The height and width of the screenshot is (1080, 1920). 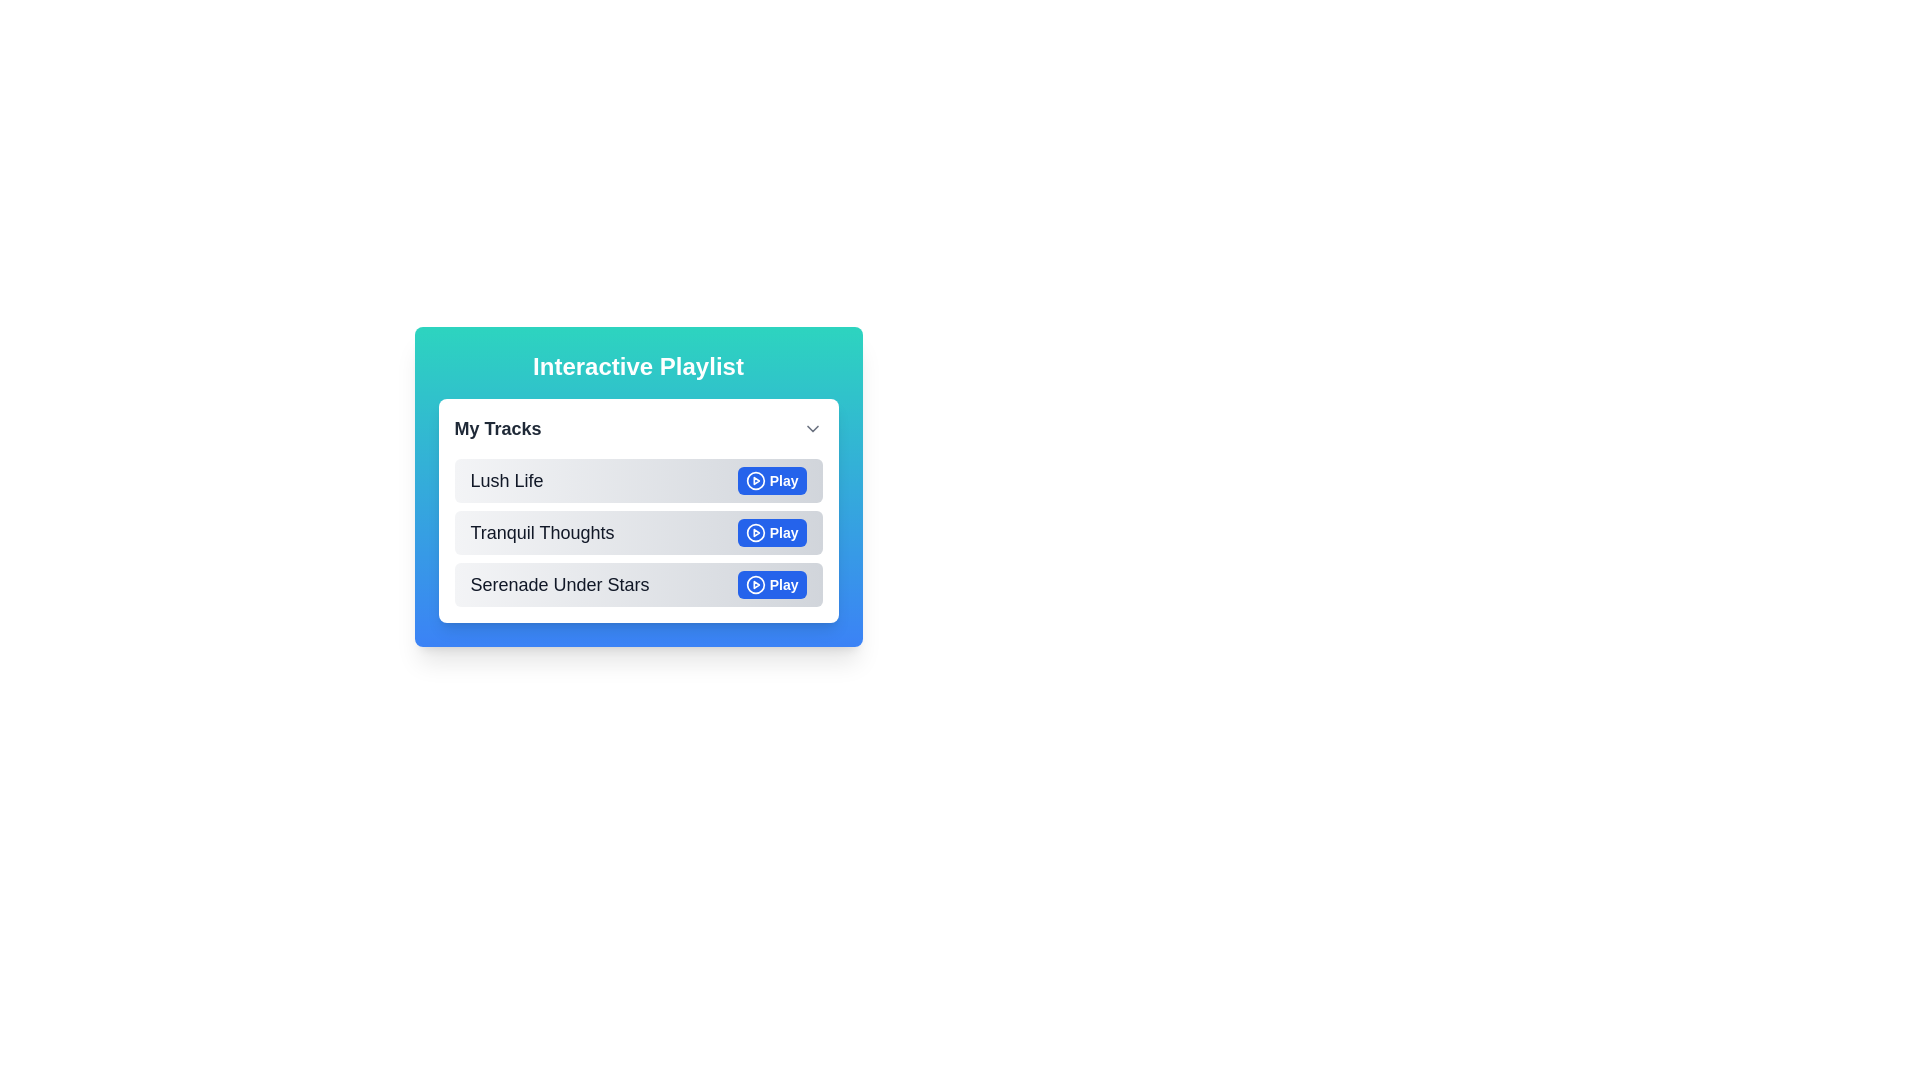 What do you see at coordinates (637, 531) in the screenshot?
I see `the second track item 'Tranquil Thoughts' in the playlist` at bounding box center [637, 531].